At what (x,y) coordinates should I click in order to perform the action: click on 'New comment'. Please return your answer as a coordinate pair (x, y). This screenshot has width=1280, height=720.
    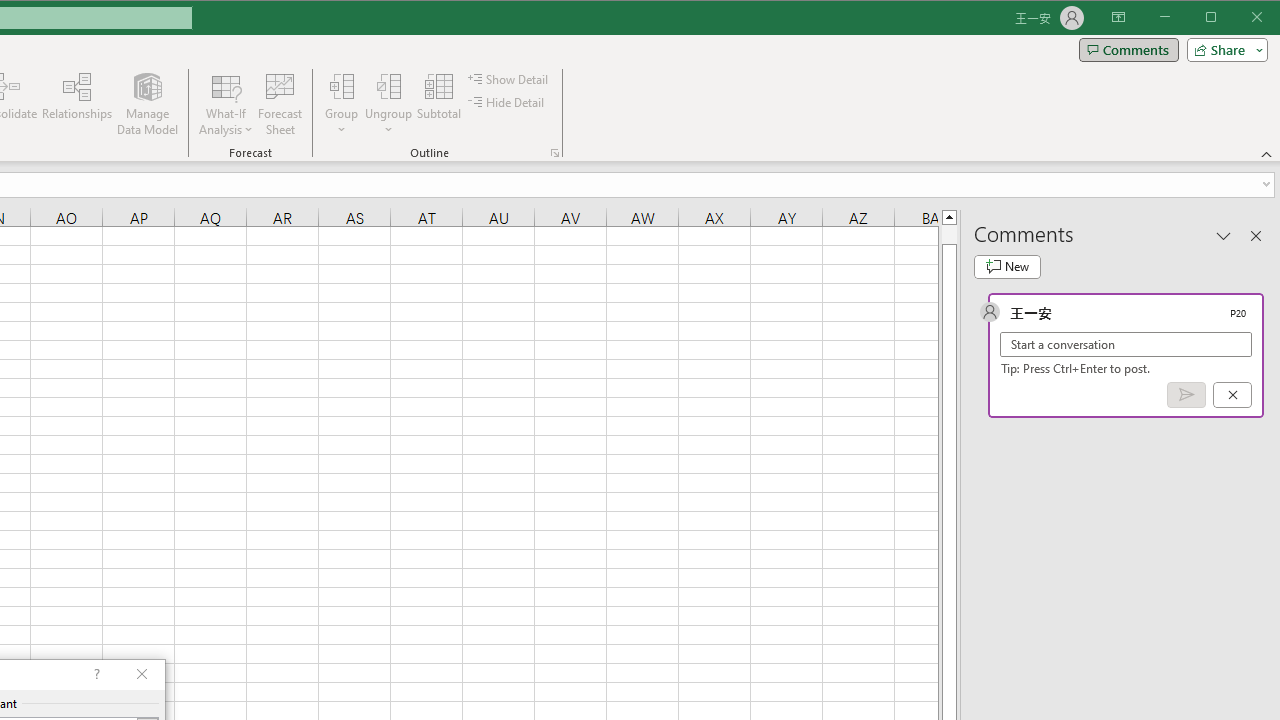
    Looking at the image, I should click on (1007, 266).